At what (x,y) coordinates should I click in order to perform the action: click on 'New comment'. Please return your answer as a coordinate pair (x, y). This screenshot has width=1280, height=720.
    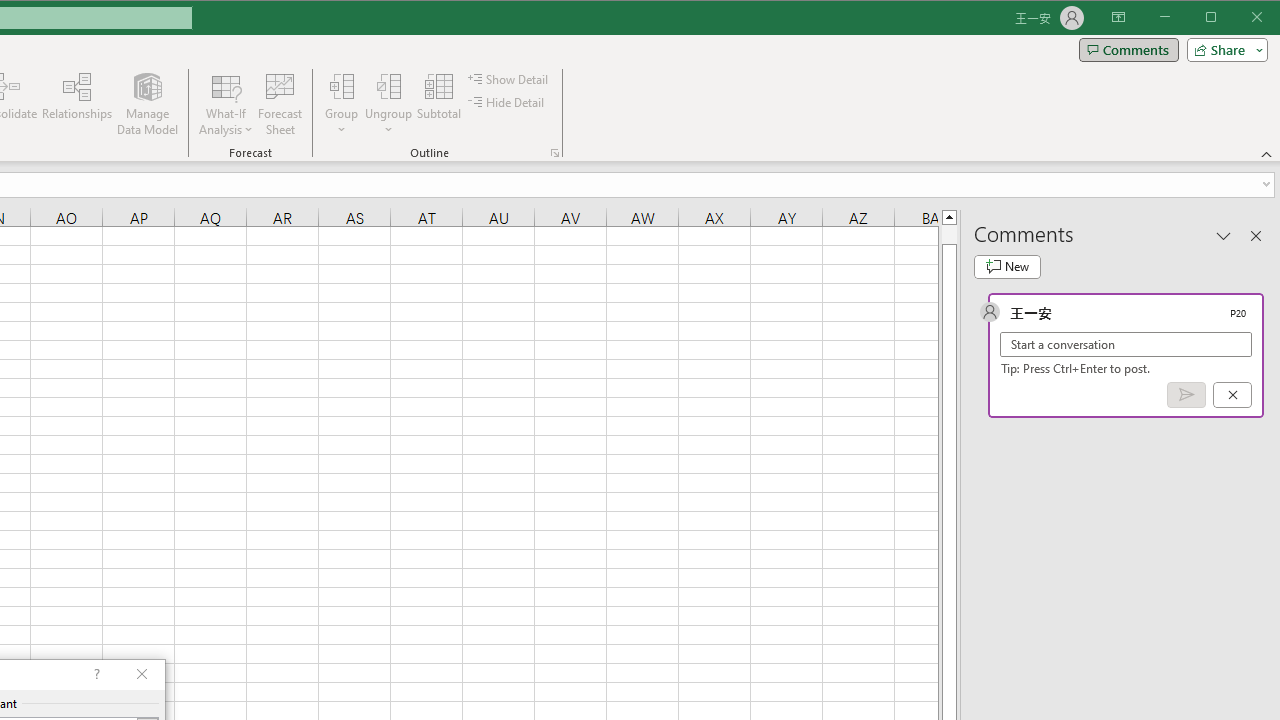
    Looking at the image, I should click on (1007, 266).